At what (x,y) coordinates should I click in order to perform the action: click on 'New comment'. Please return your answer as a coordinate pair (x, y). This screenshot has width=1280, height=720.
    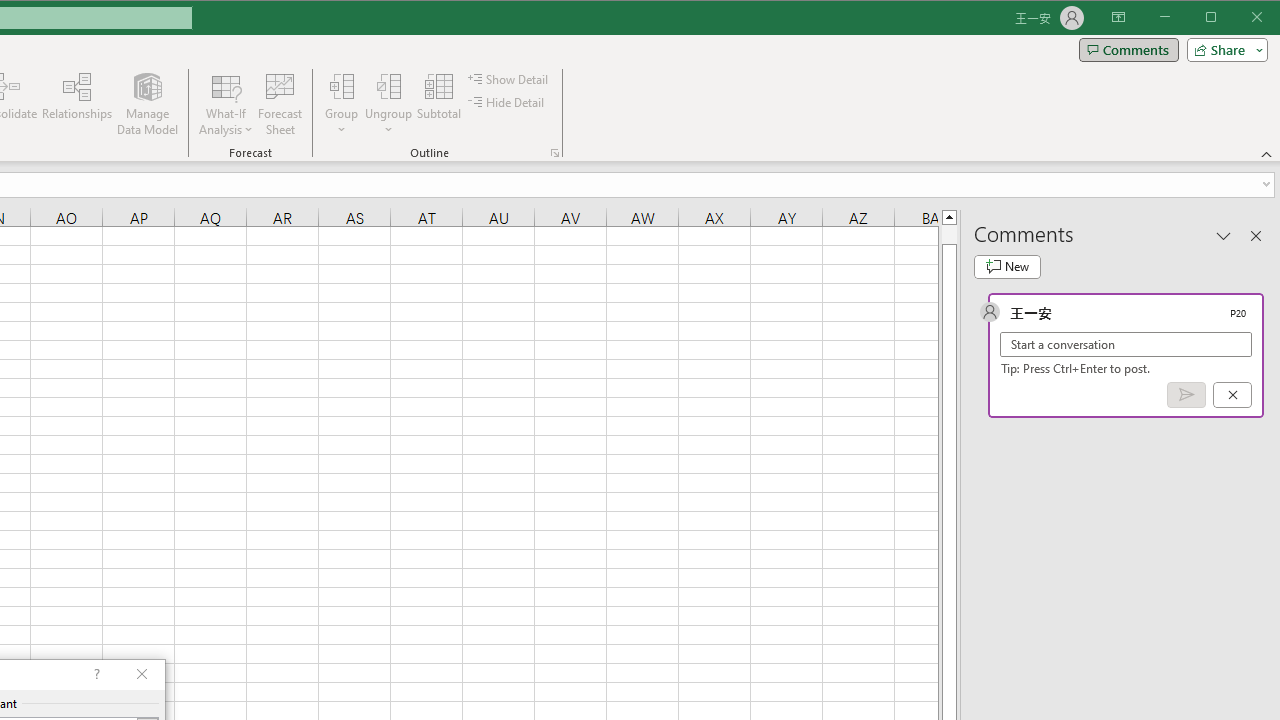
    Looking at the image, I should click on (1007, 266).